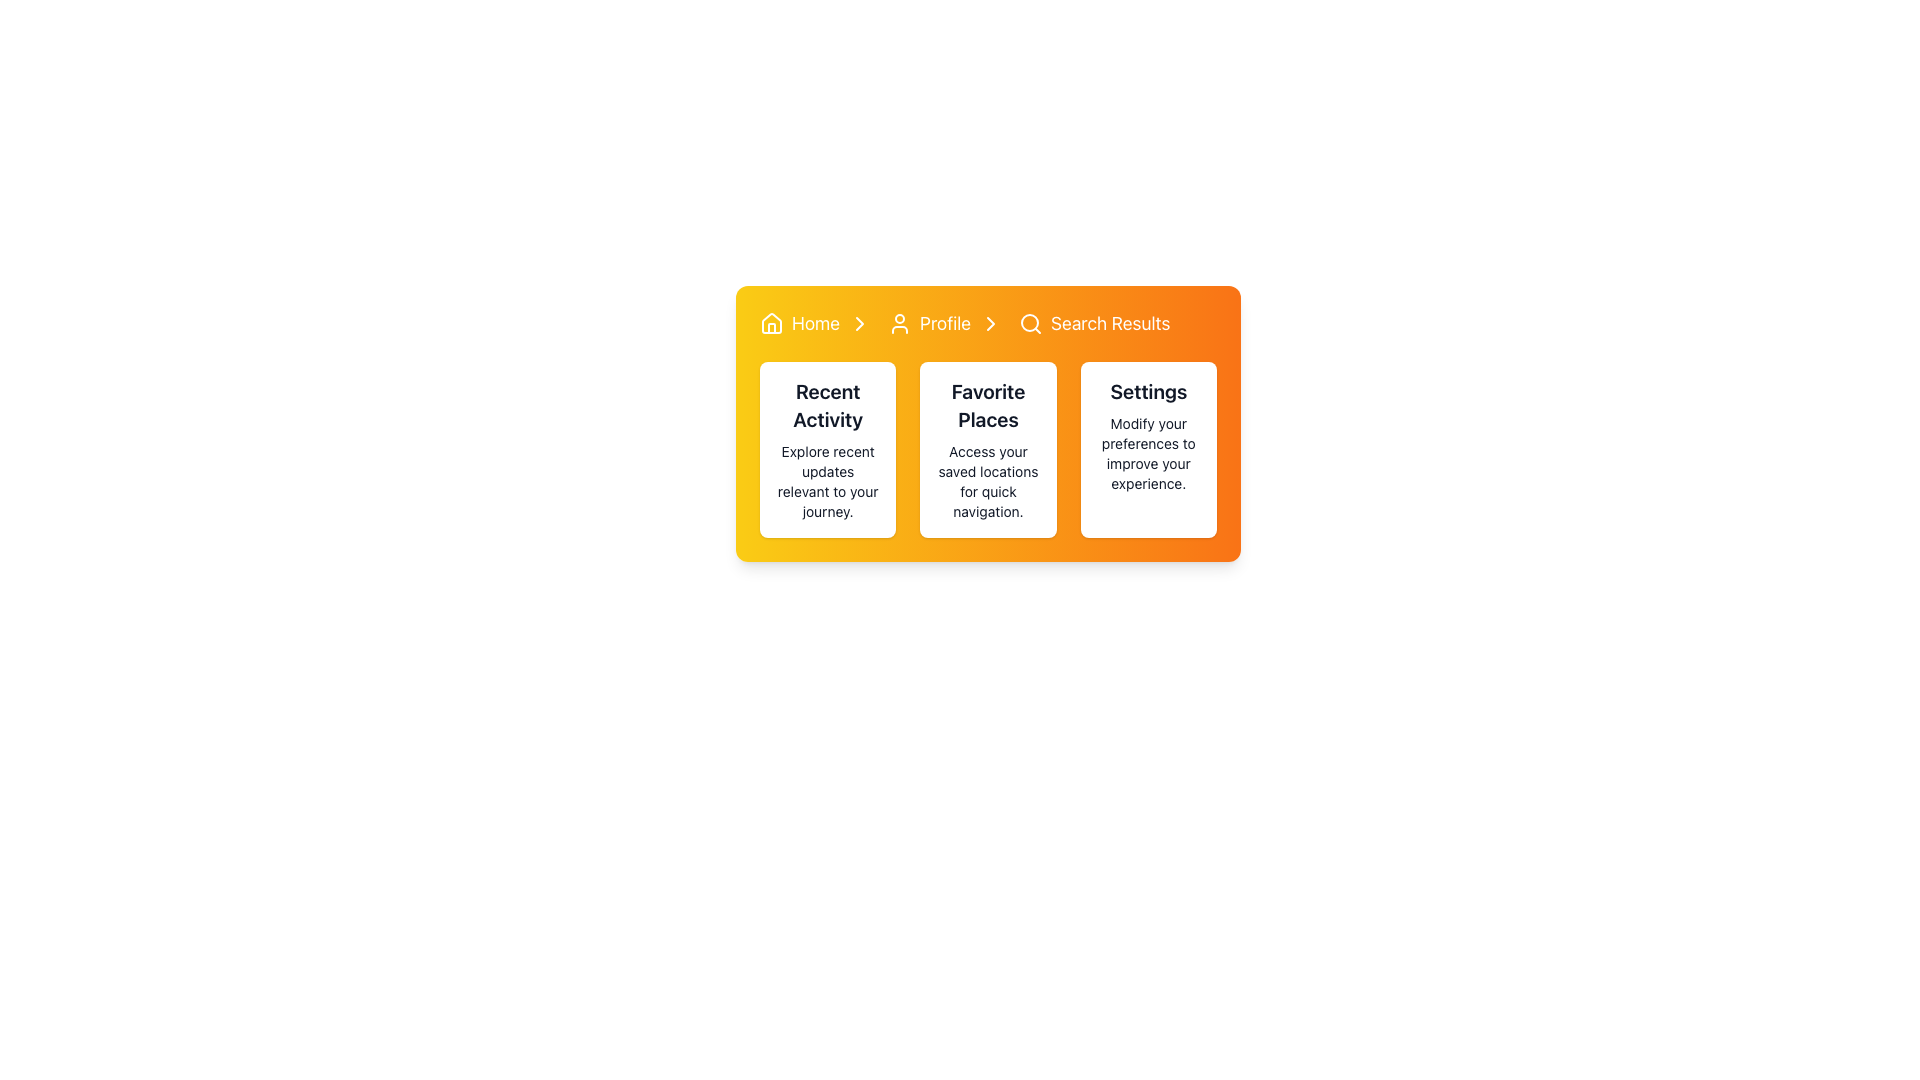  I want to click on the 'Home' icon in the breadcrumb navigation bar, so click(771, 322).